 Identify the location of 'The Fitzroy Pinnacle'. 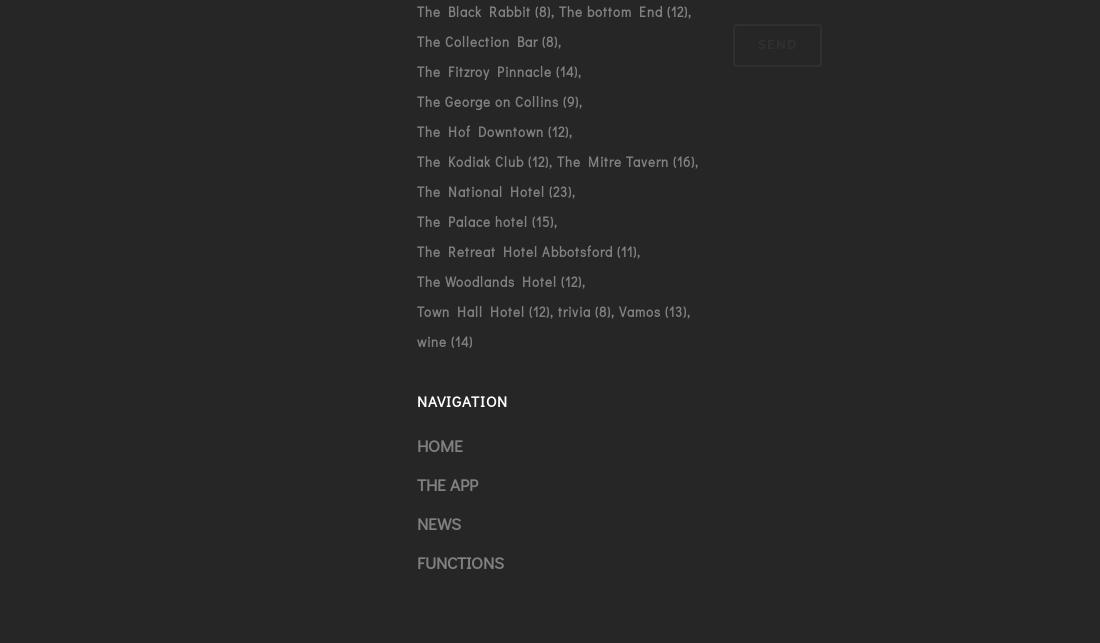
(483, 70).